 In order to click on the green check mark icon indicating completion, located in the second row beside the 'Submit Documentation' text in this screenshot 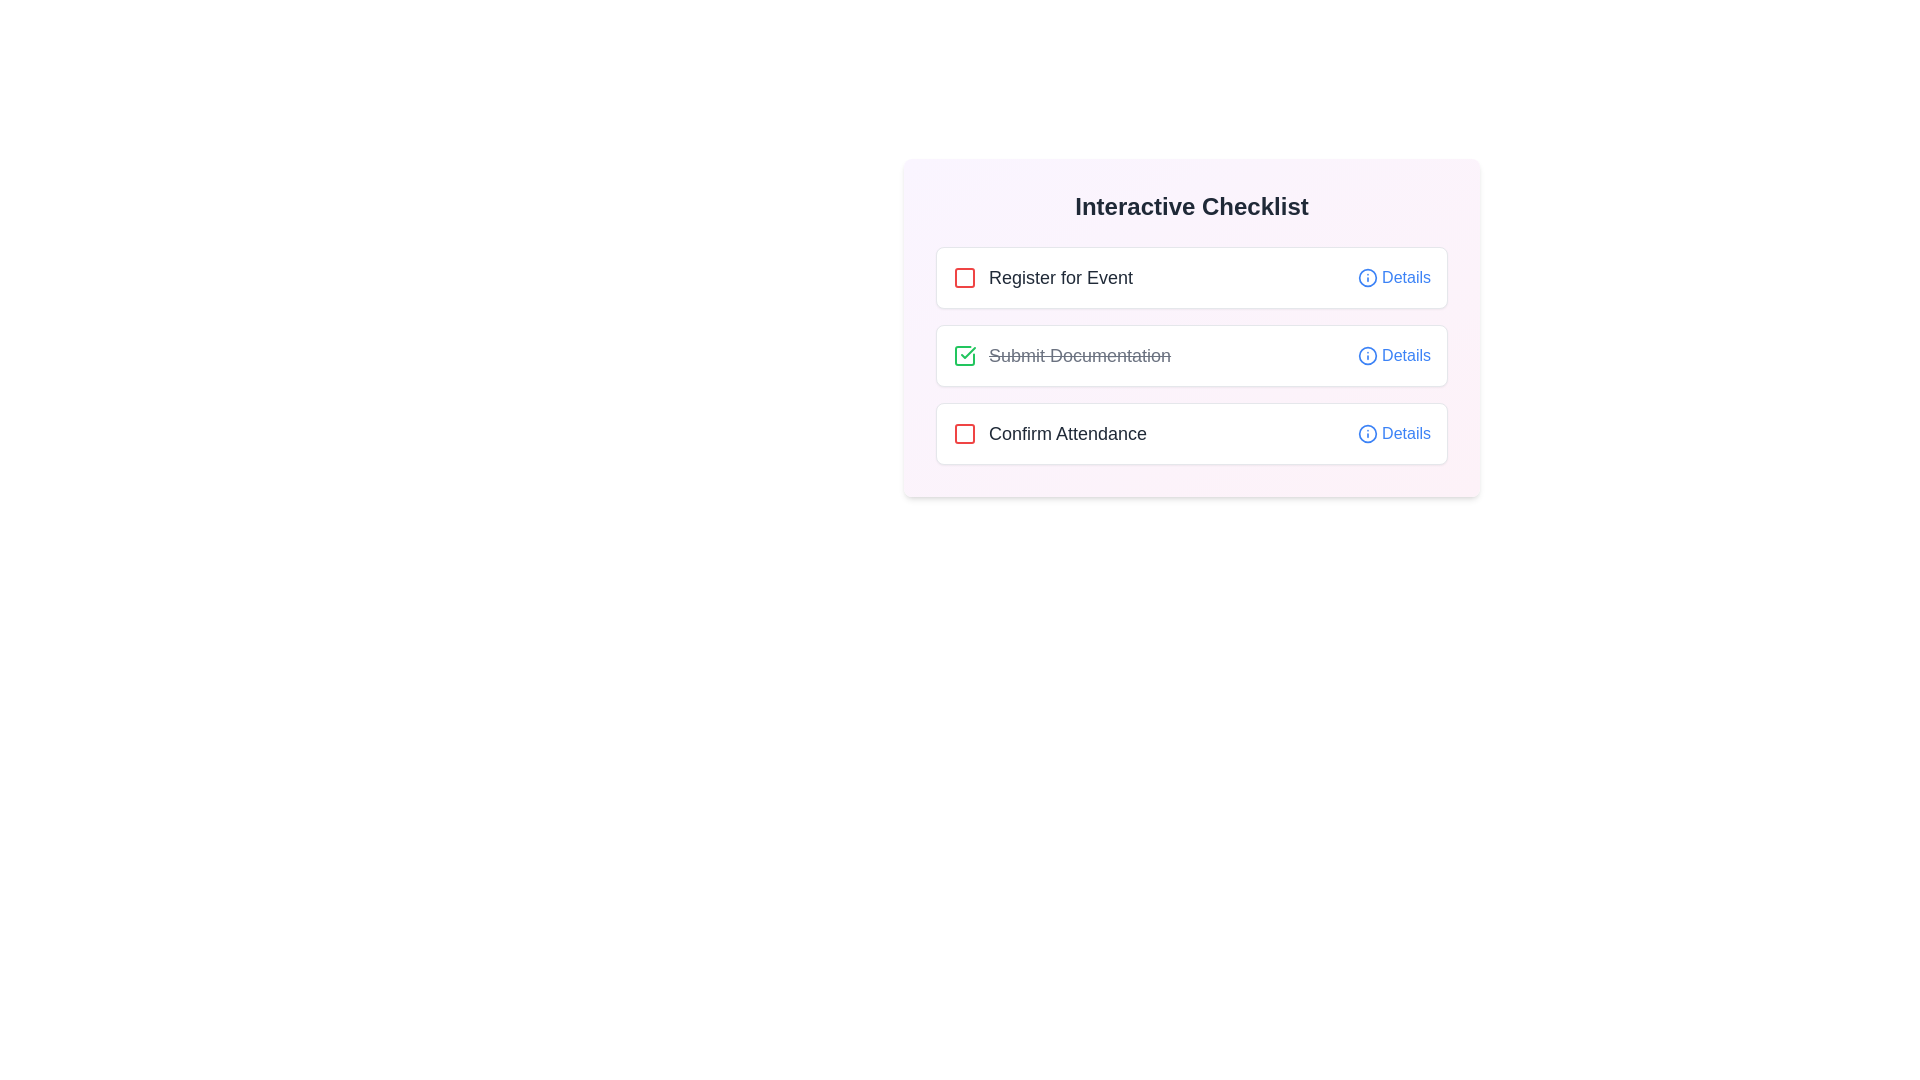, I will do `click(968, 352)`.